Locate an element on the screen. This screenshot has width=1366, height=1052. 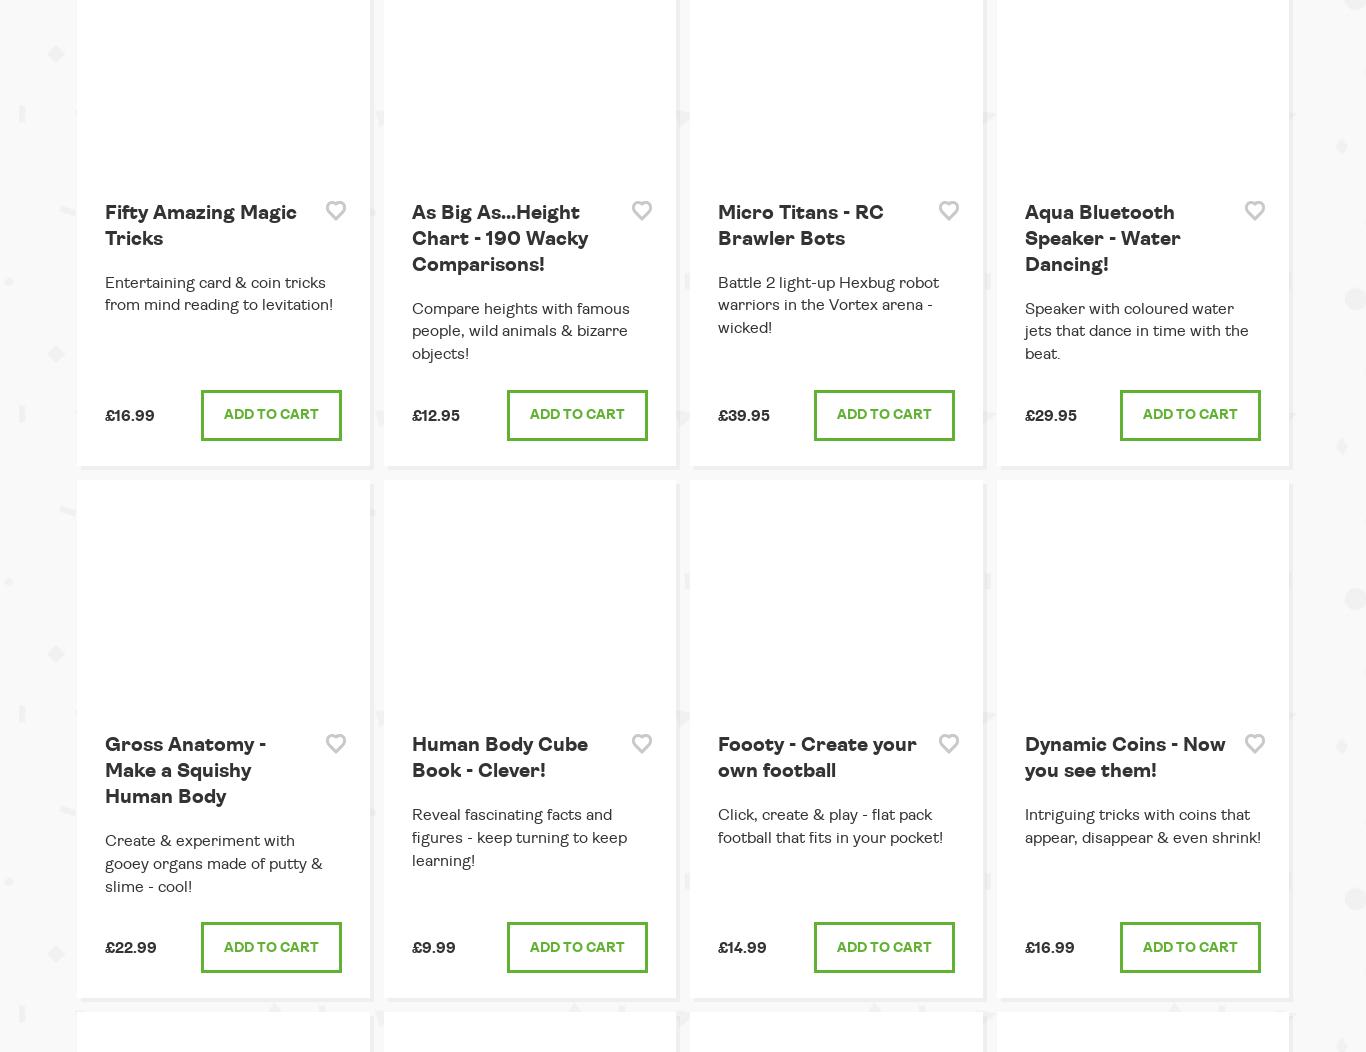
'Reveal fascinating facts and figures - keep turning to keep learning!' is located at coordinates (518, 835).